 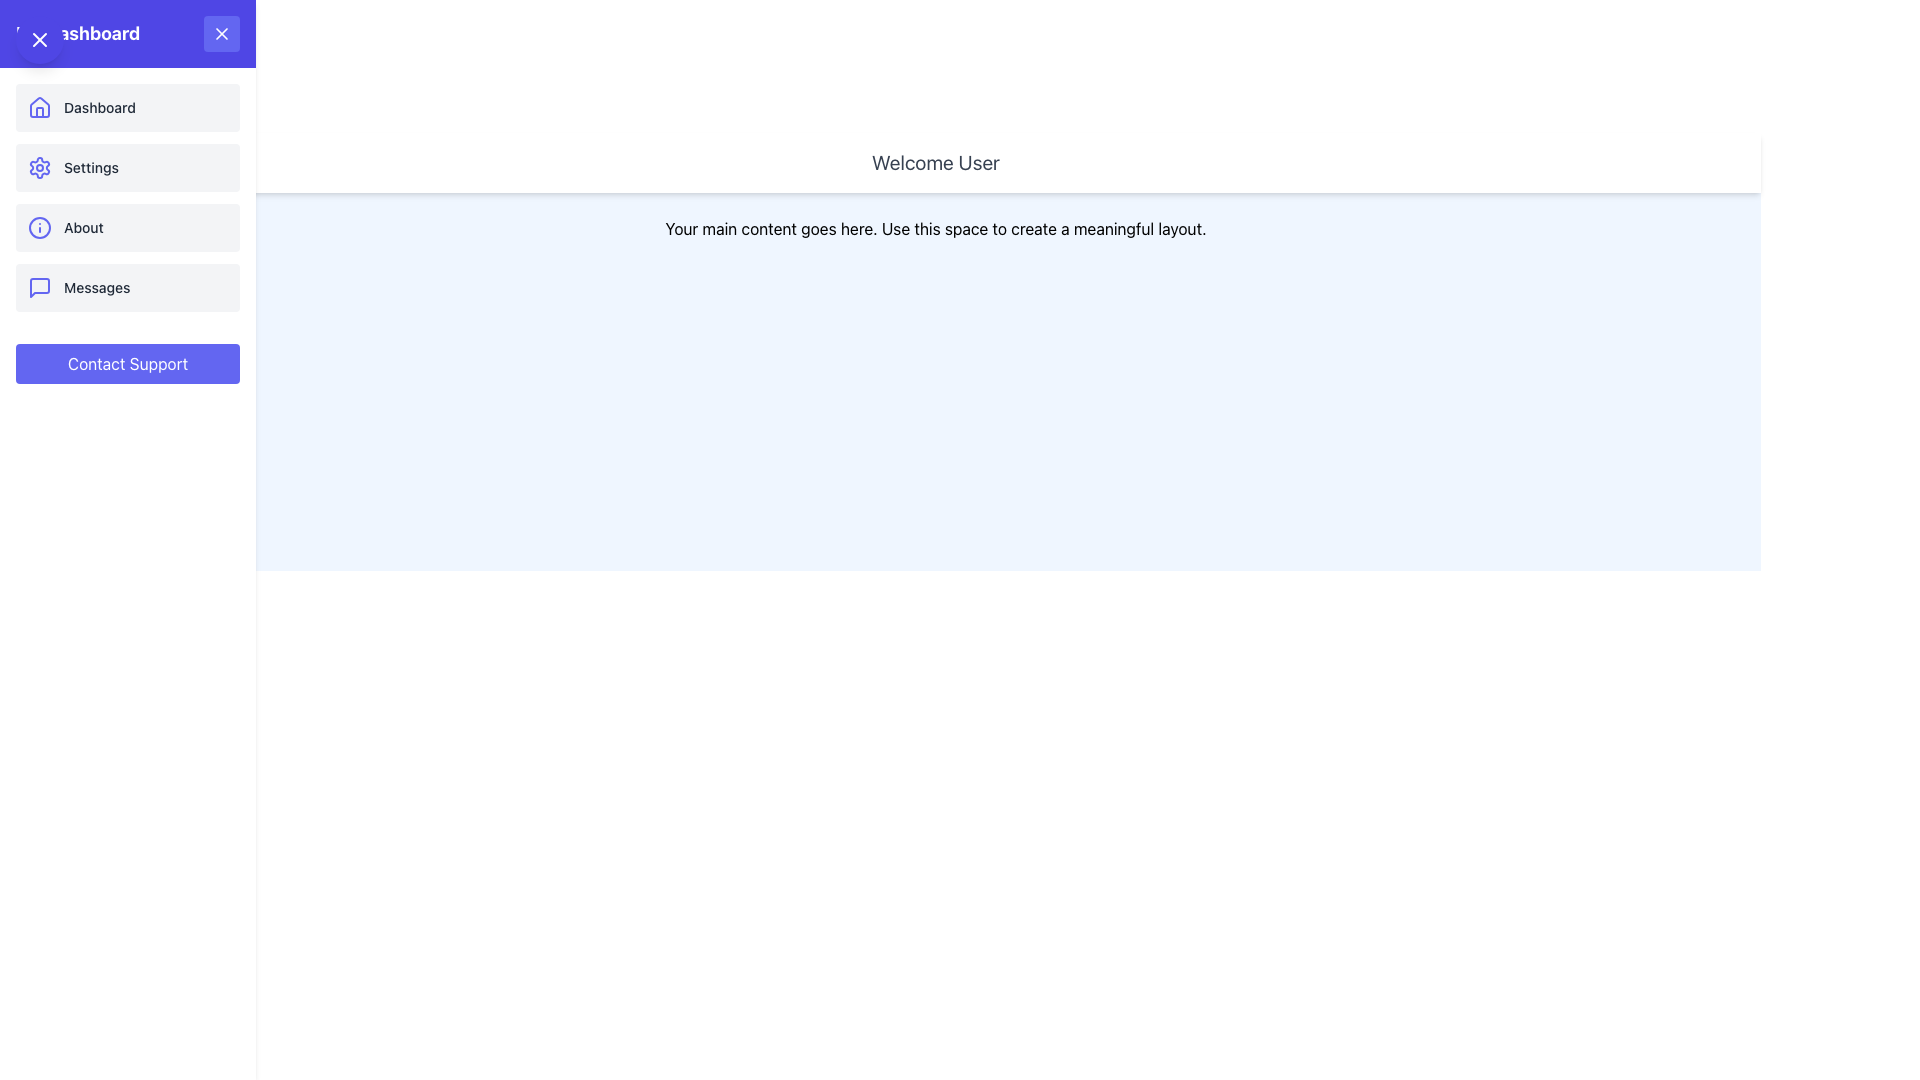 What do you see at coordinates (39, 288) in the screenshot?
I see `the message square or chat bubble icon located in the sidebar menu next to the 'Messages' text label` at bounding box center [39, 288].